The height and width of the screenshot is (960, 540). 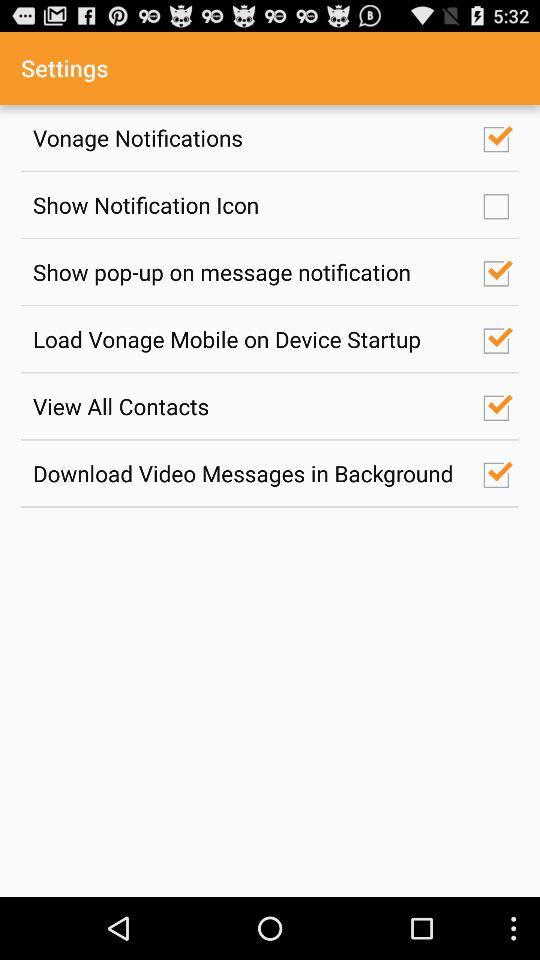 What do you see at coordinates (247, 405) in the screenshot?
I see `view all contacts` at bounding box center [247, 405].